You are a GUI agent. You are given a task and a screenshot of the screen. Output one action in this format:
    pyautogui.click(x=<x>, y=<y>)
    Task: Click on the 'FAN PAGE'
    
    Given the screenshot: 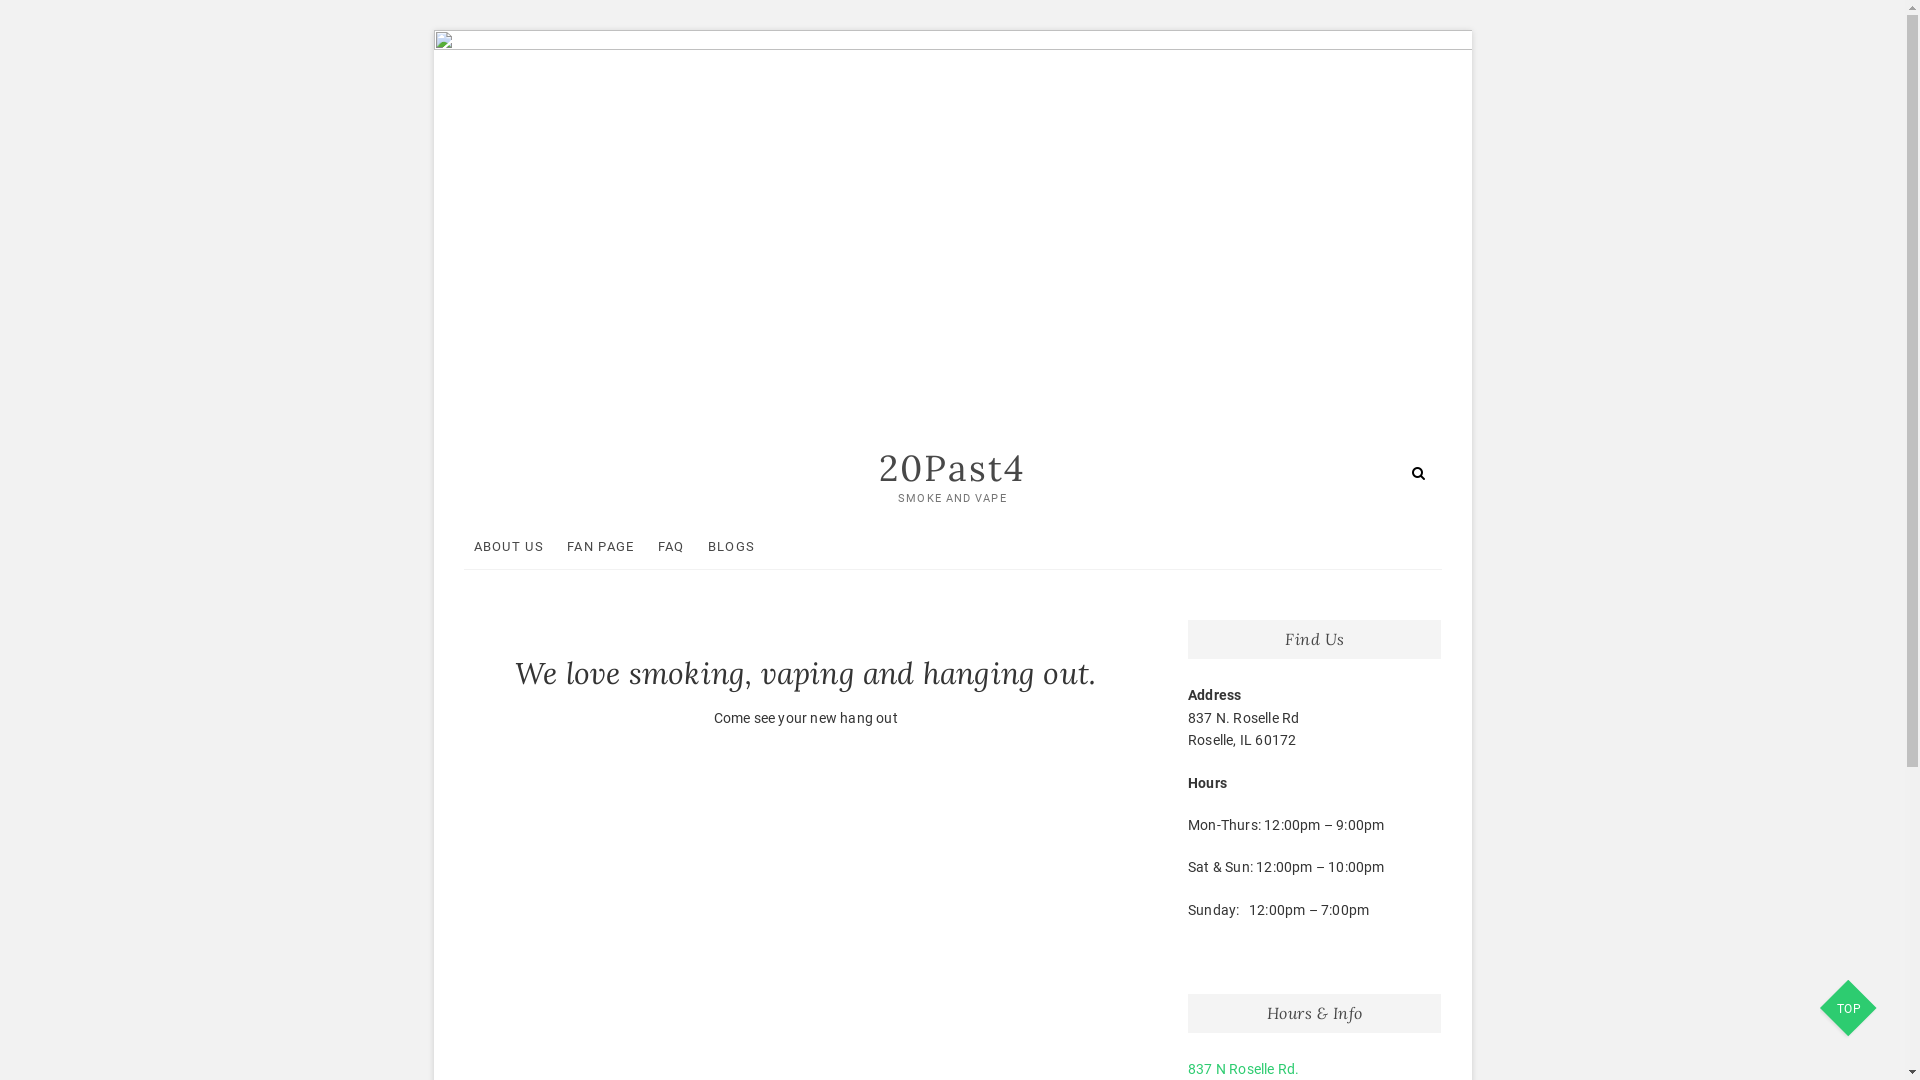 What is the action you would take?
    pyautogui.click(x=599, y=546)
    